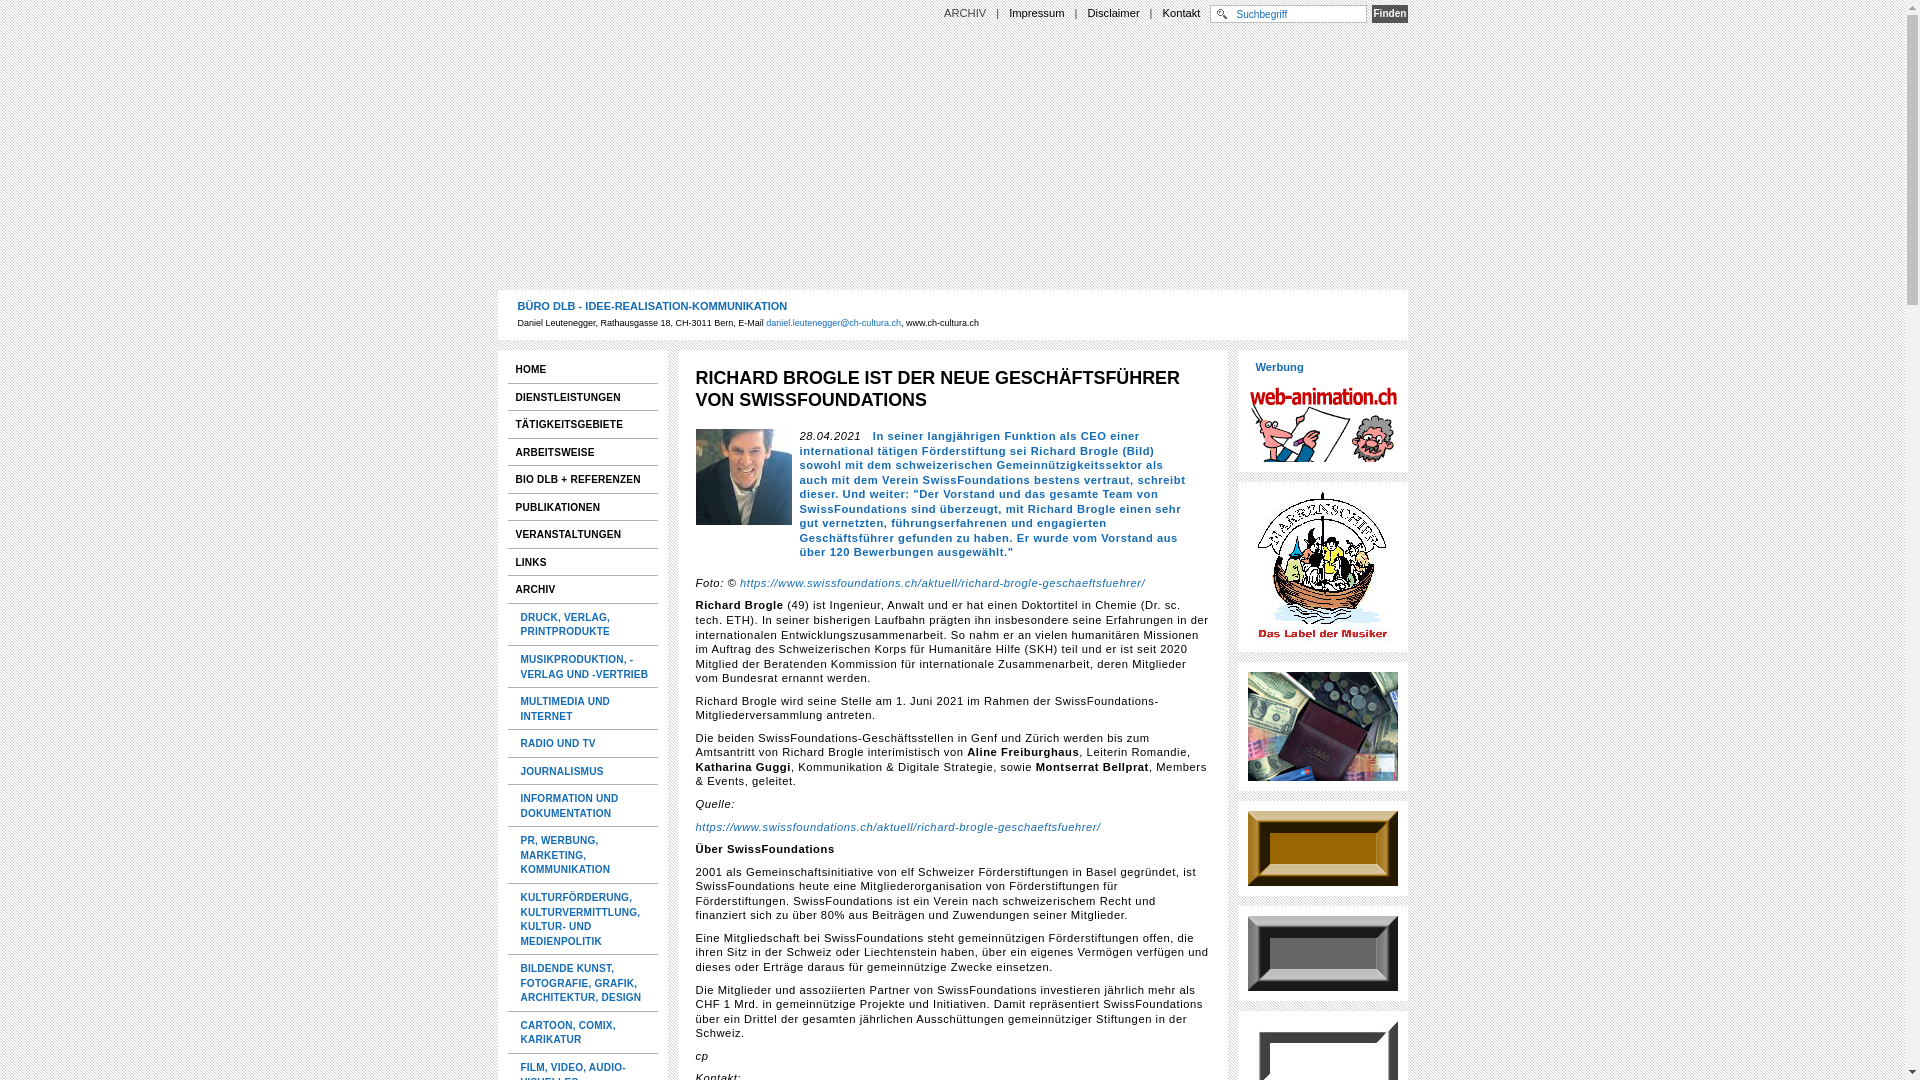  I want to click on 'BIO DLB + REFERENZEN', so click(581, 479).